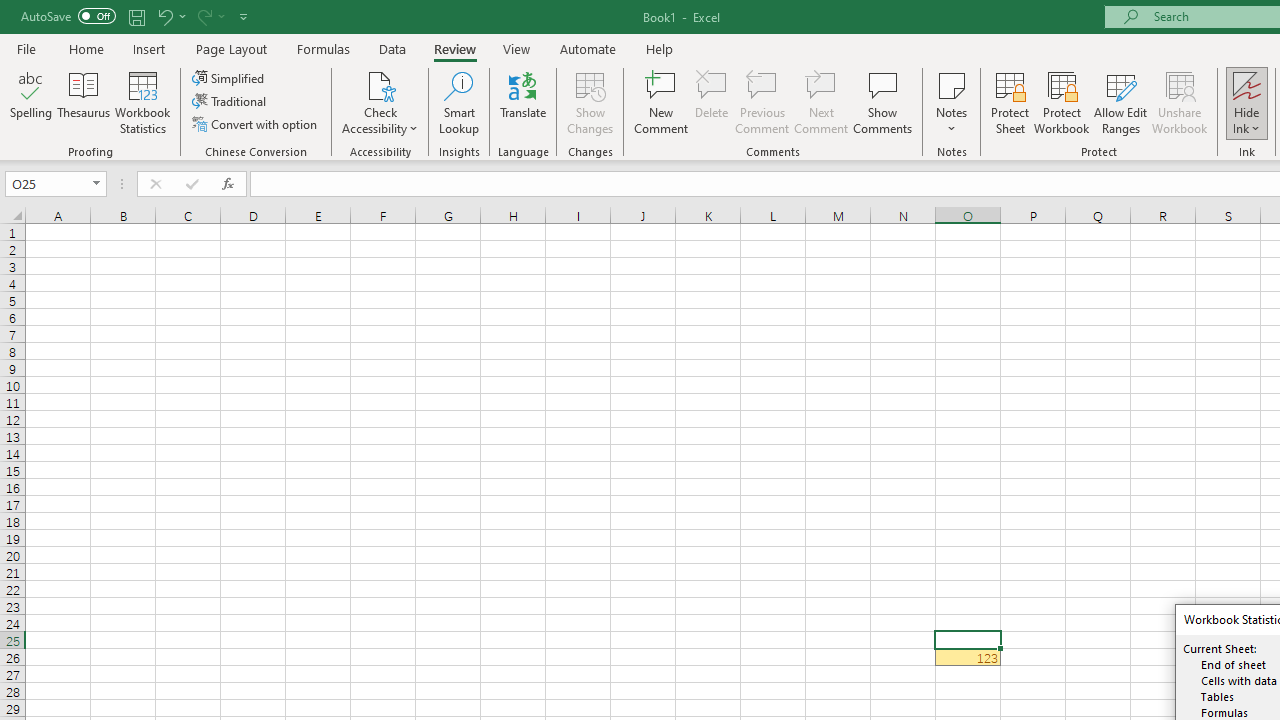 The height and width of the screenshot is (720, 1280). I want to click on 'Insert', so click(148, 48).